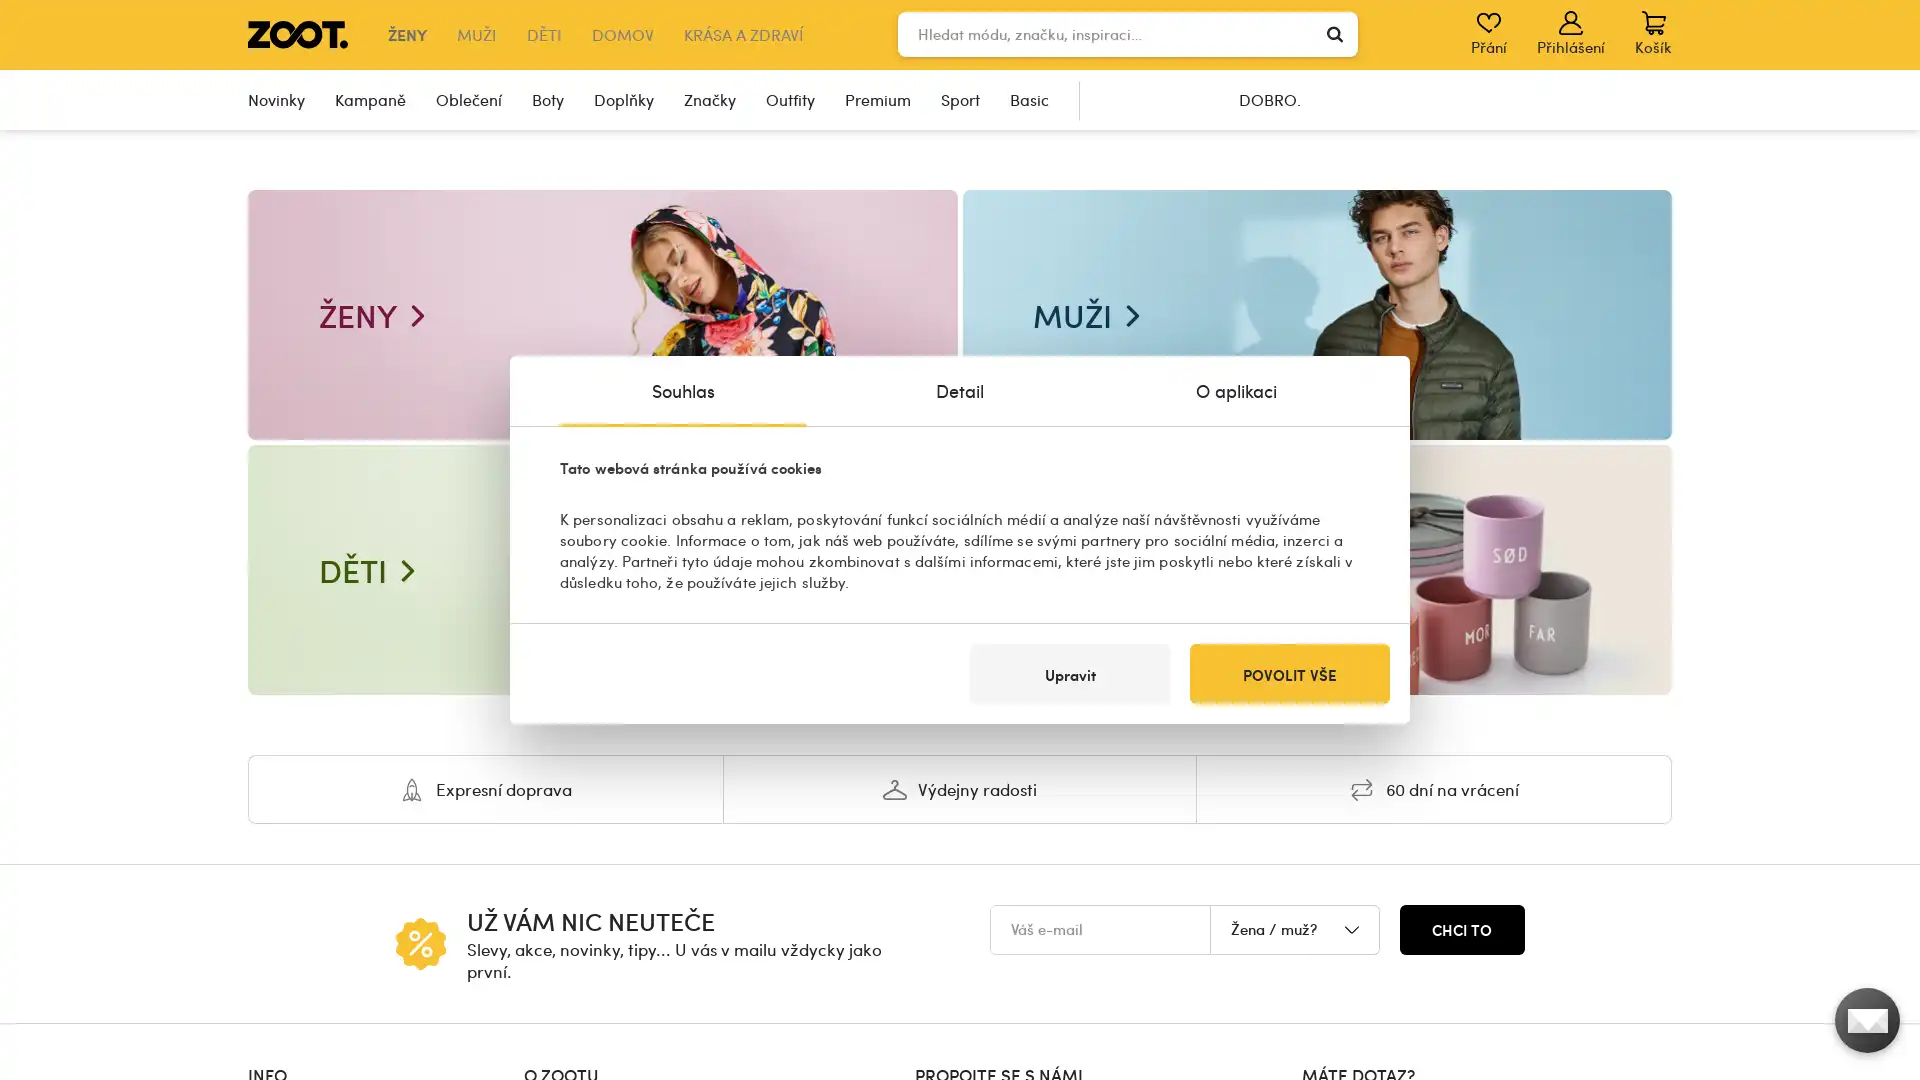 This screenshot has height=1080, width=1920. Describe the element at coordinates (1290, 674) in the screenshot. I see `POVOLIT VSE` at that location.